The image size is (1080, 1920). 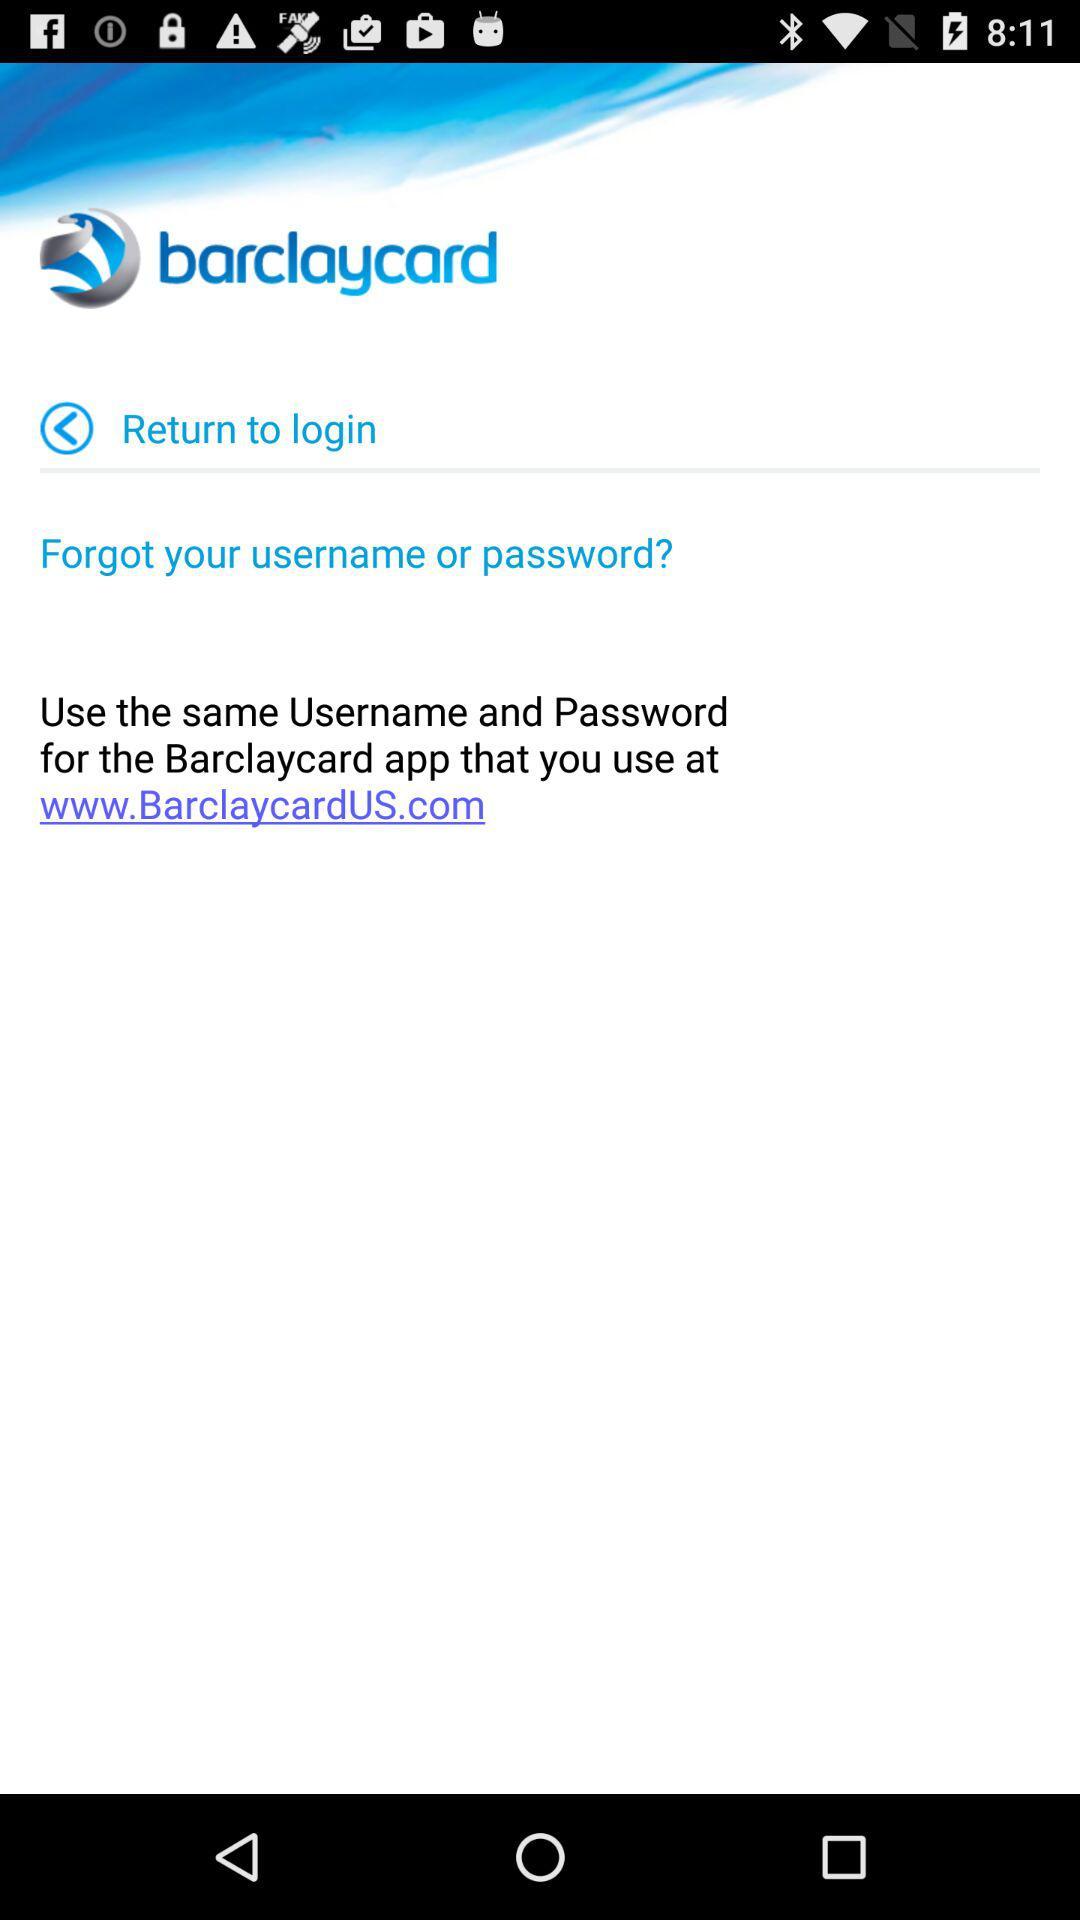 I want to click on app to the left of the return to login item, so click(x=66, y=426).